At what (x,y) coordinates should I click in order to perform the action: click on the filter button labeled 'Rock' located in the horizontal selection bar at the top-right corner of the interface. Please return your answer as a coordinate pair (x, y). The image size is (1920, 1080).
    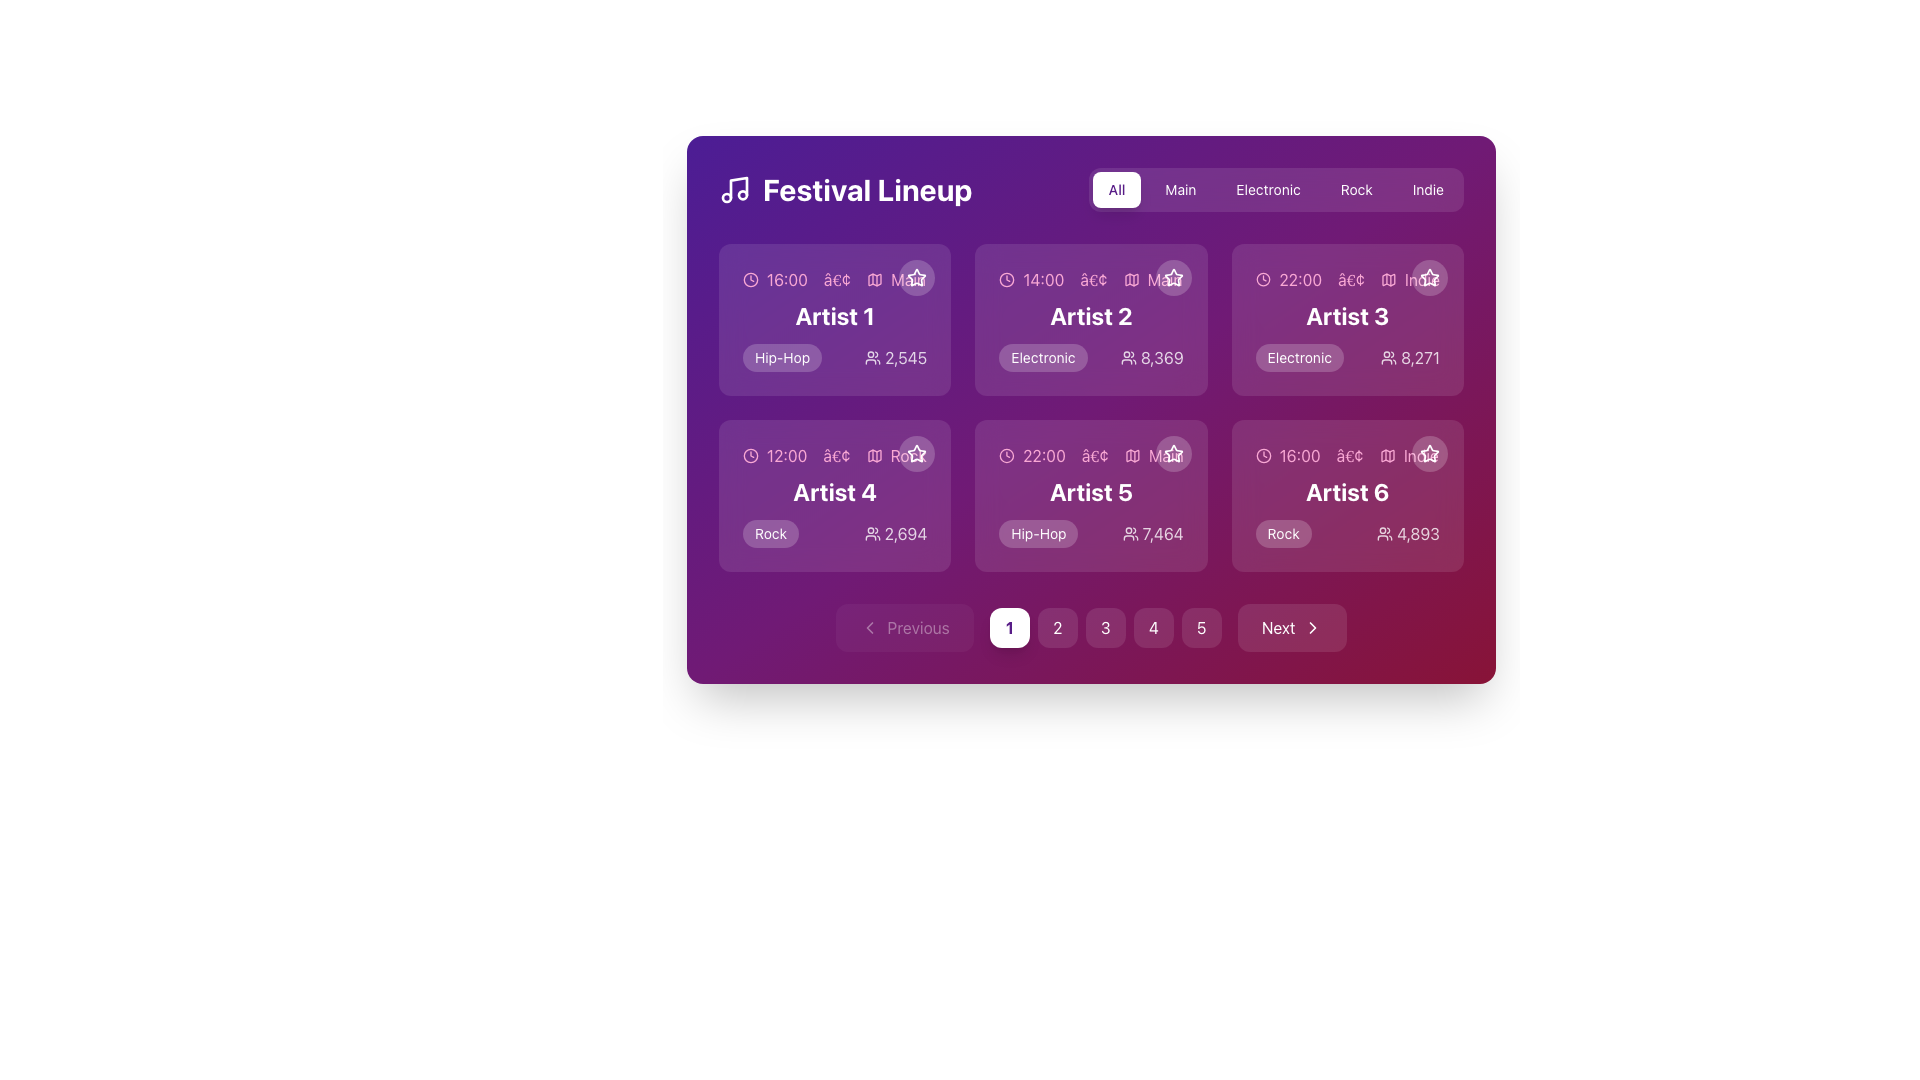
    Looking at the image, I should click on (1356, 189).